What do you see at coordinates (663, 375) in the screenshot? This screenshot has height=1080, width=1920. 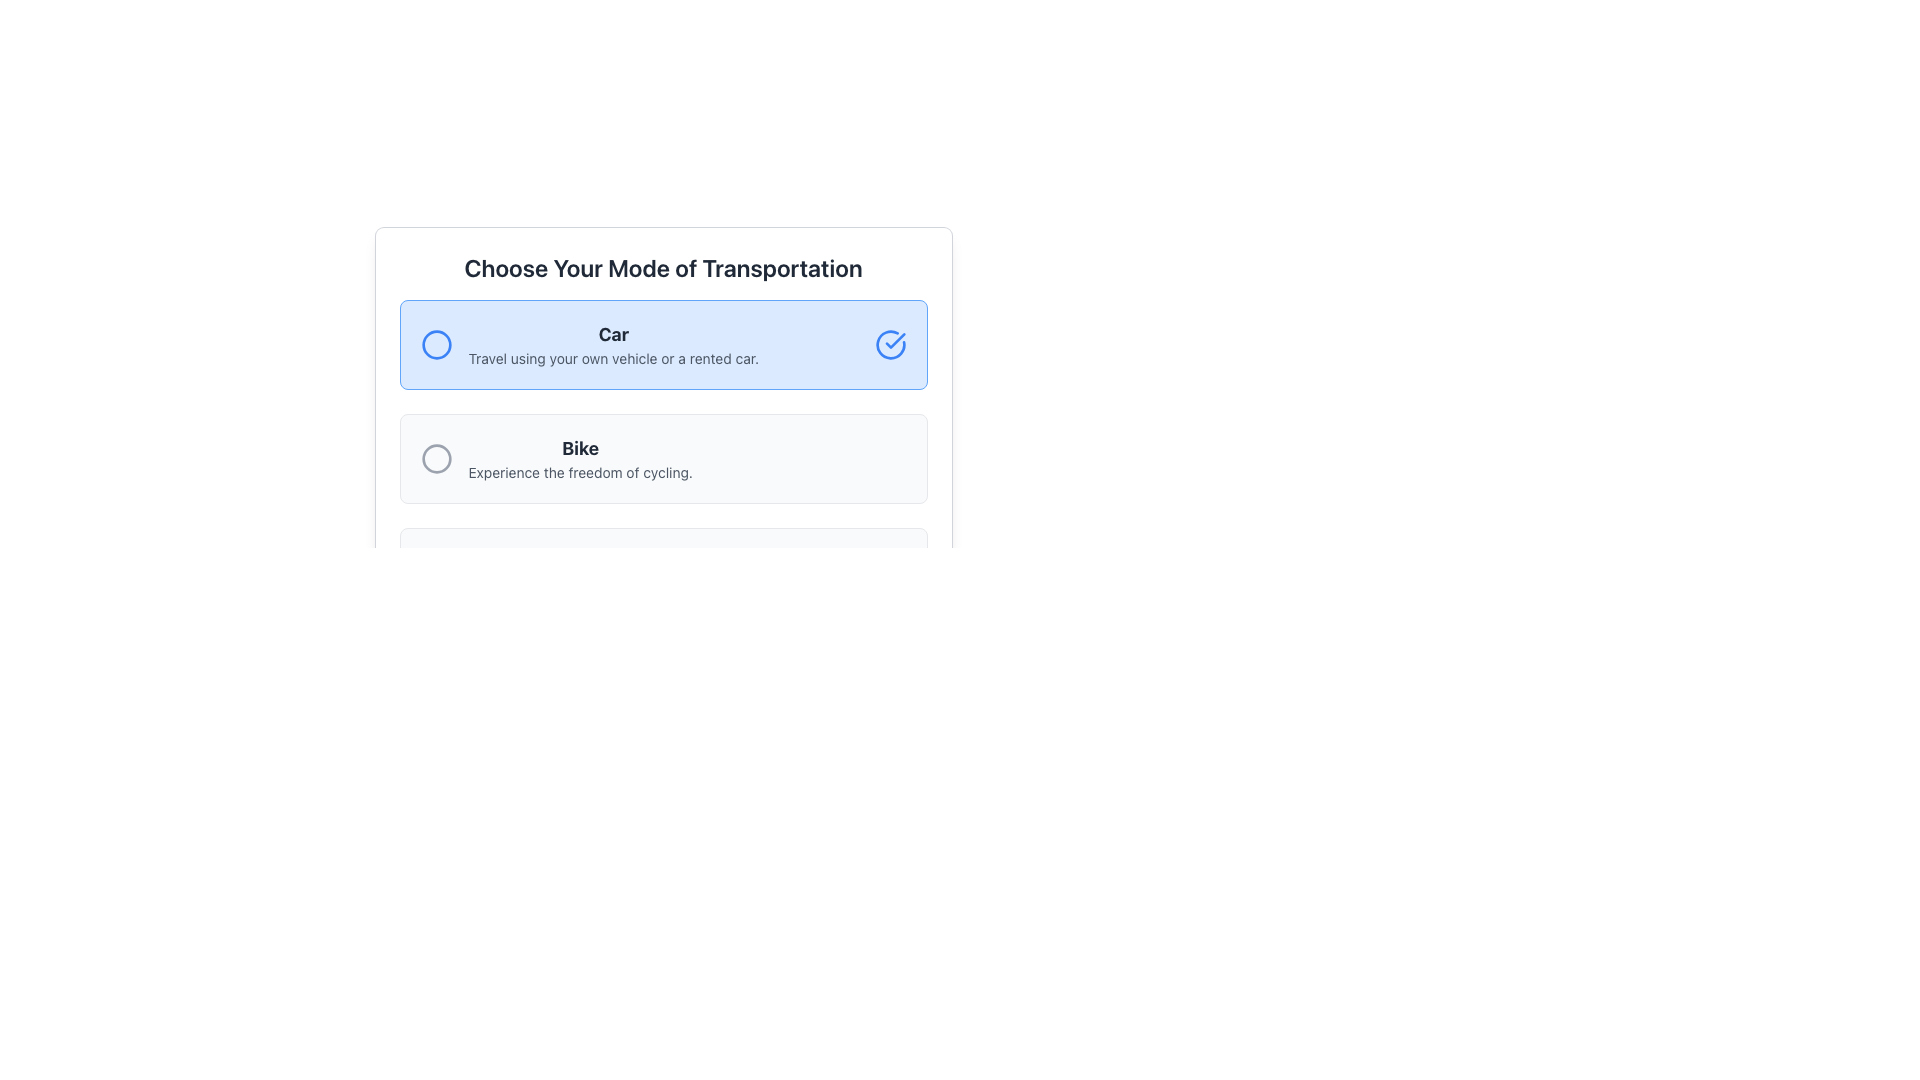 I see `the first selectable option under the 'Choose Your Mode of Transportation' section` at bounding box center [663, 375].